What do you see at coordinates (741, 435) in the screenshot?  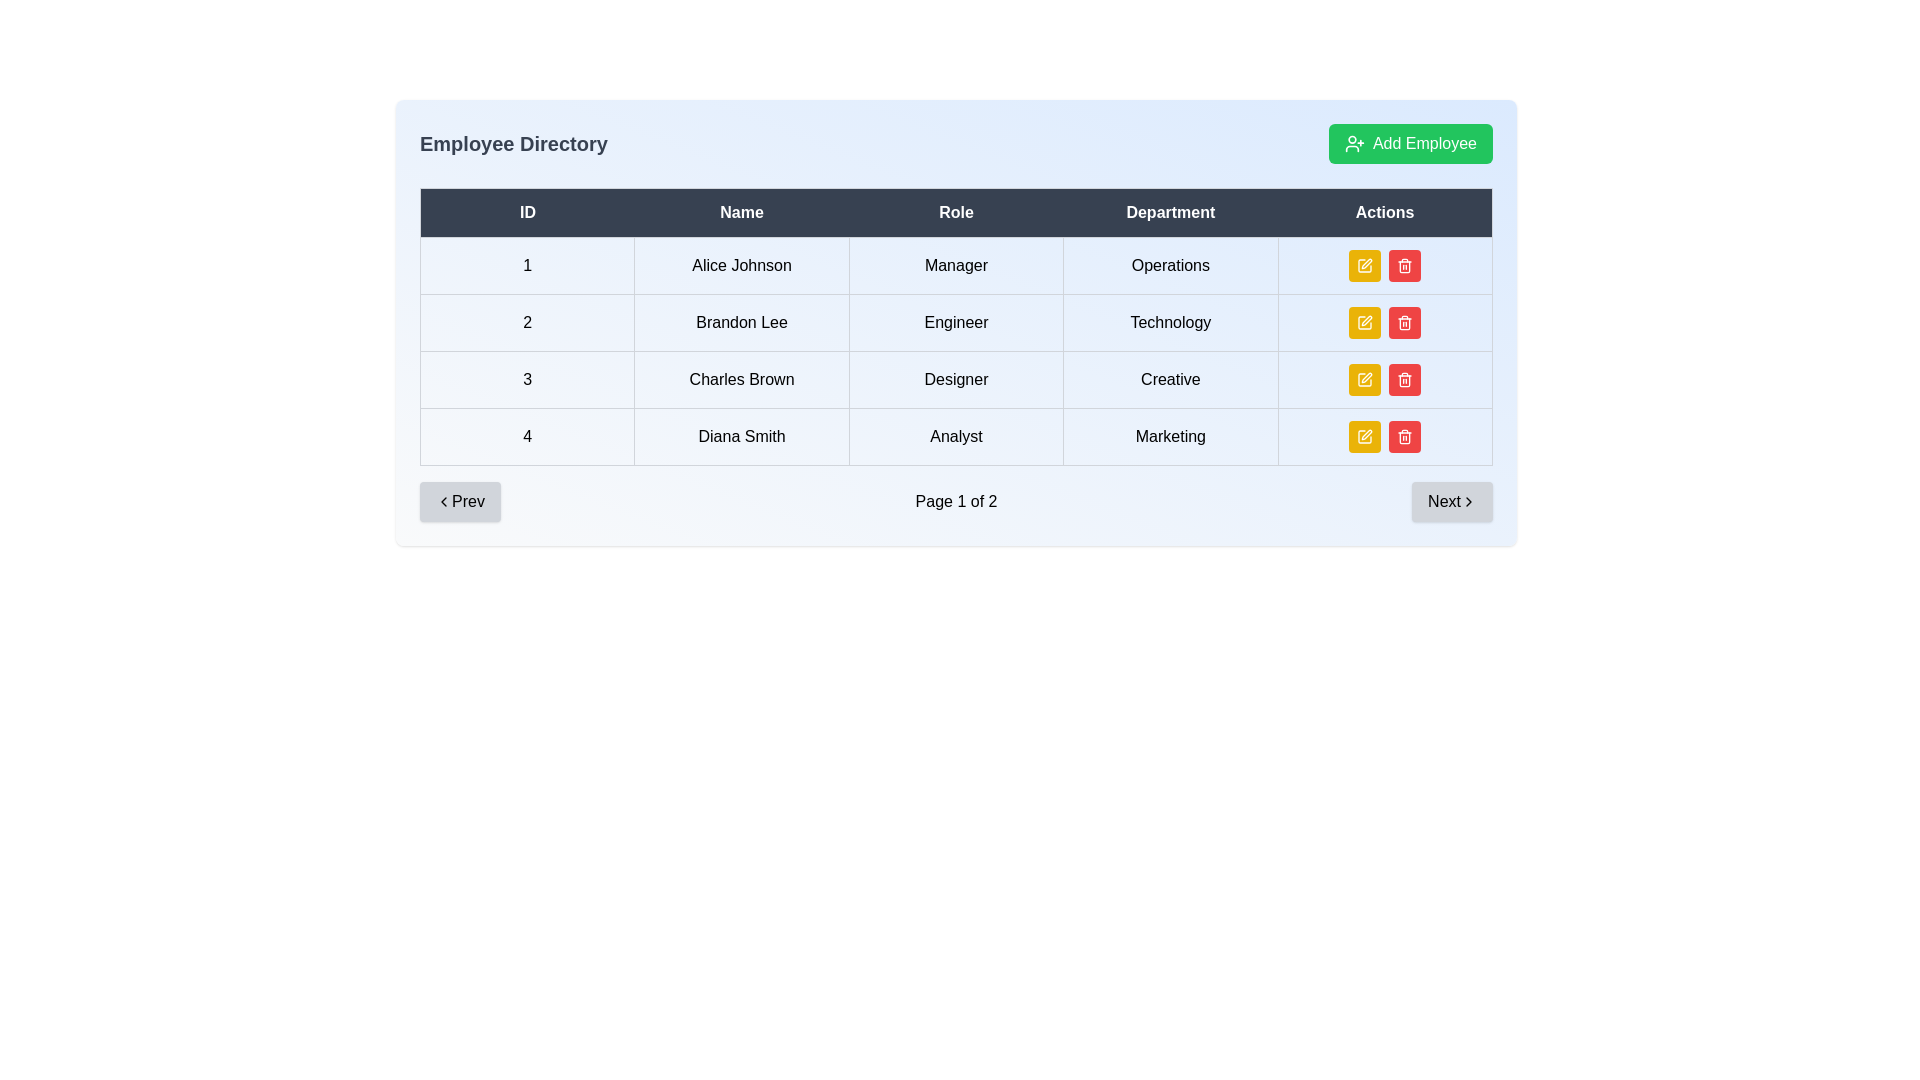 I see `the static text 'Diana Smith' located in the second column of the fourth row in the Employee Directory table` at bounding box center [741, 435].